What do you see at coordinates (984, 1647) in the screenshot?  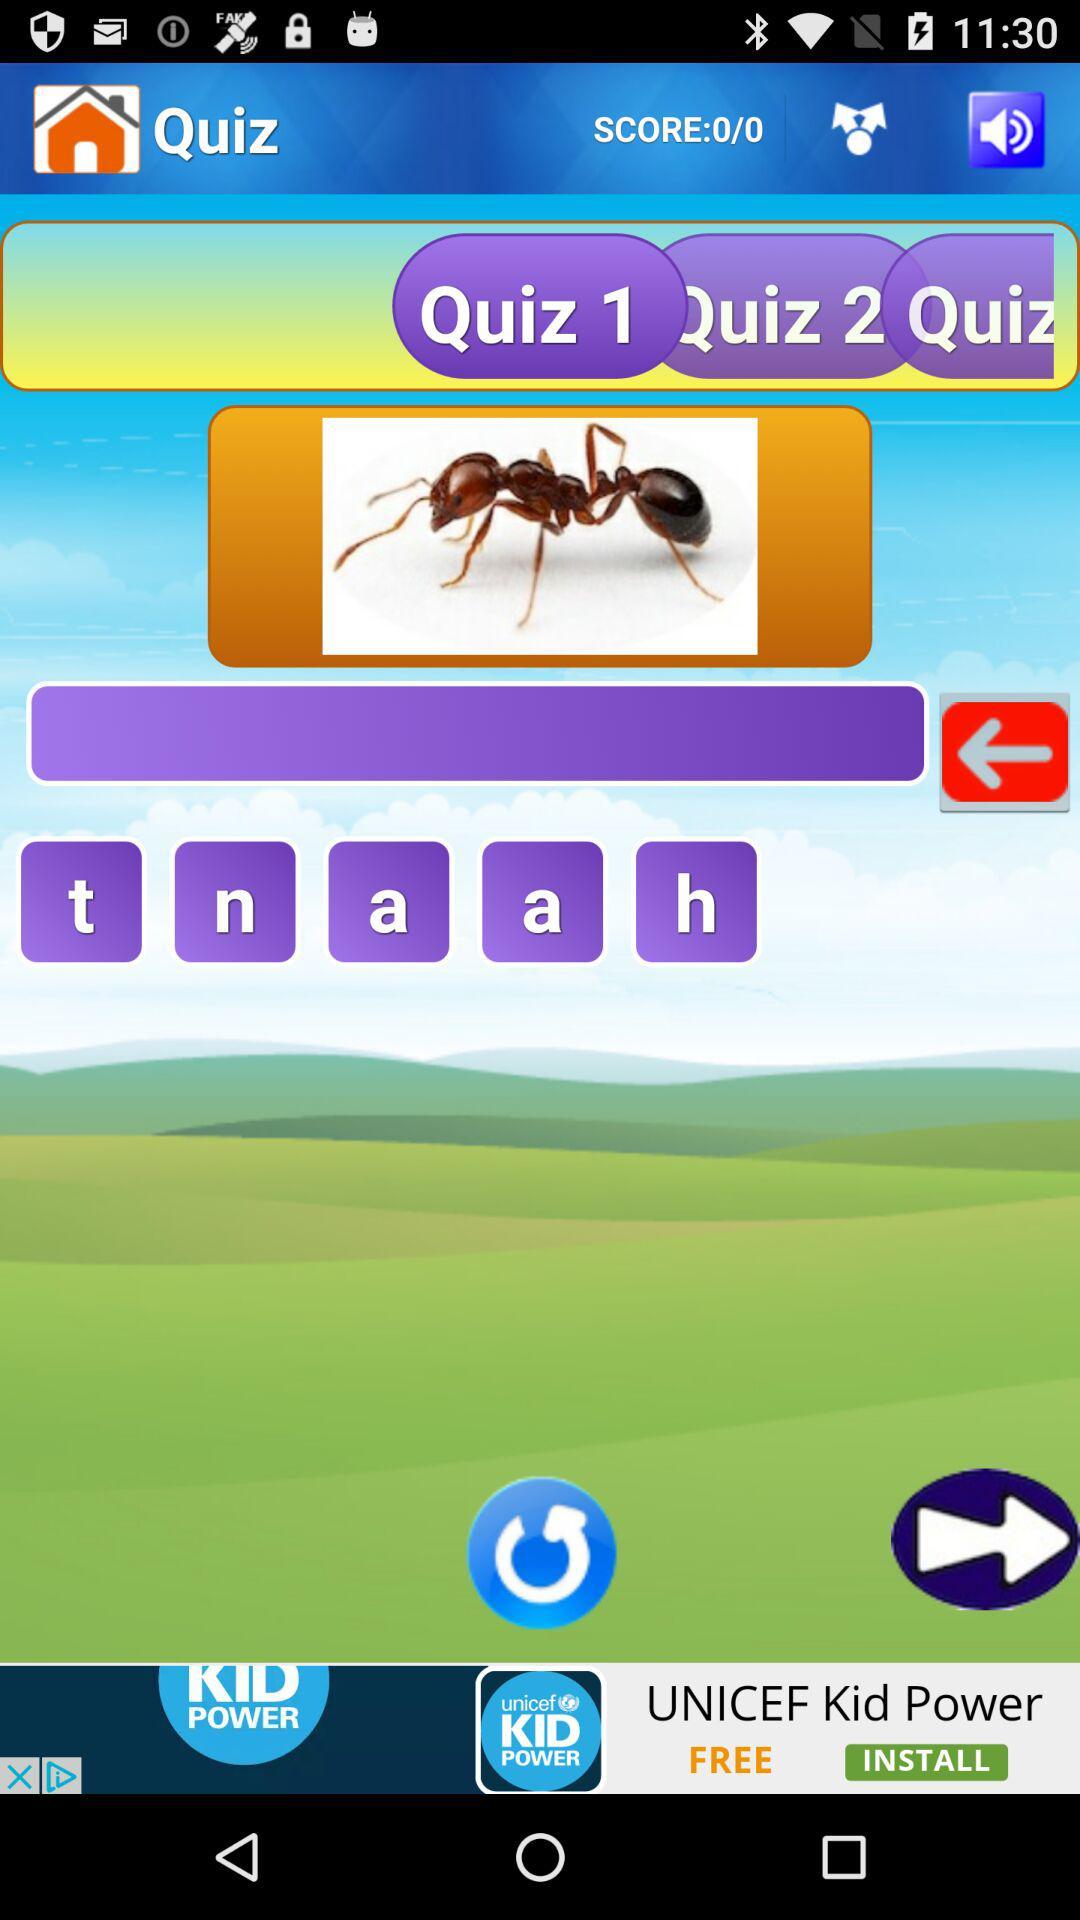 I see `the arrow_forward icon` at bounding box center [984, 1647].